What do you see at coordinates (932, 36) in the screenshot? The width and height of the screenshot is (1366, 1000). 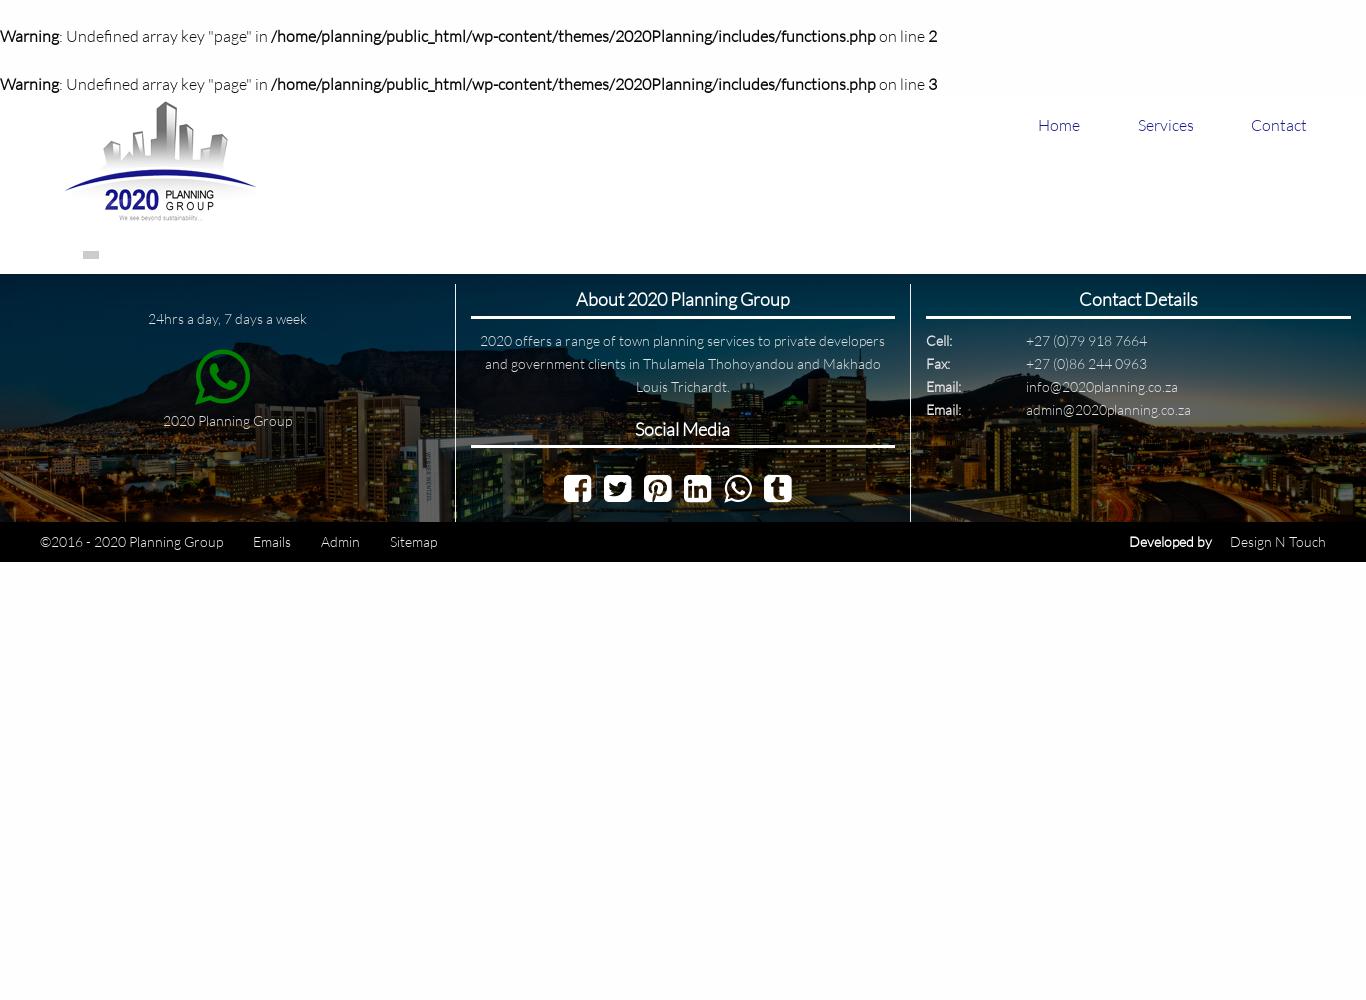 I see `'2'` at bounding box center [932, 36].